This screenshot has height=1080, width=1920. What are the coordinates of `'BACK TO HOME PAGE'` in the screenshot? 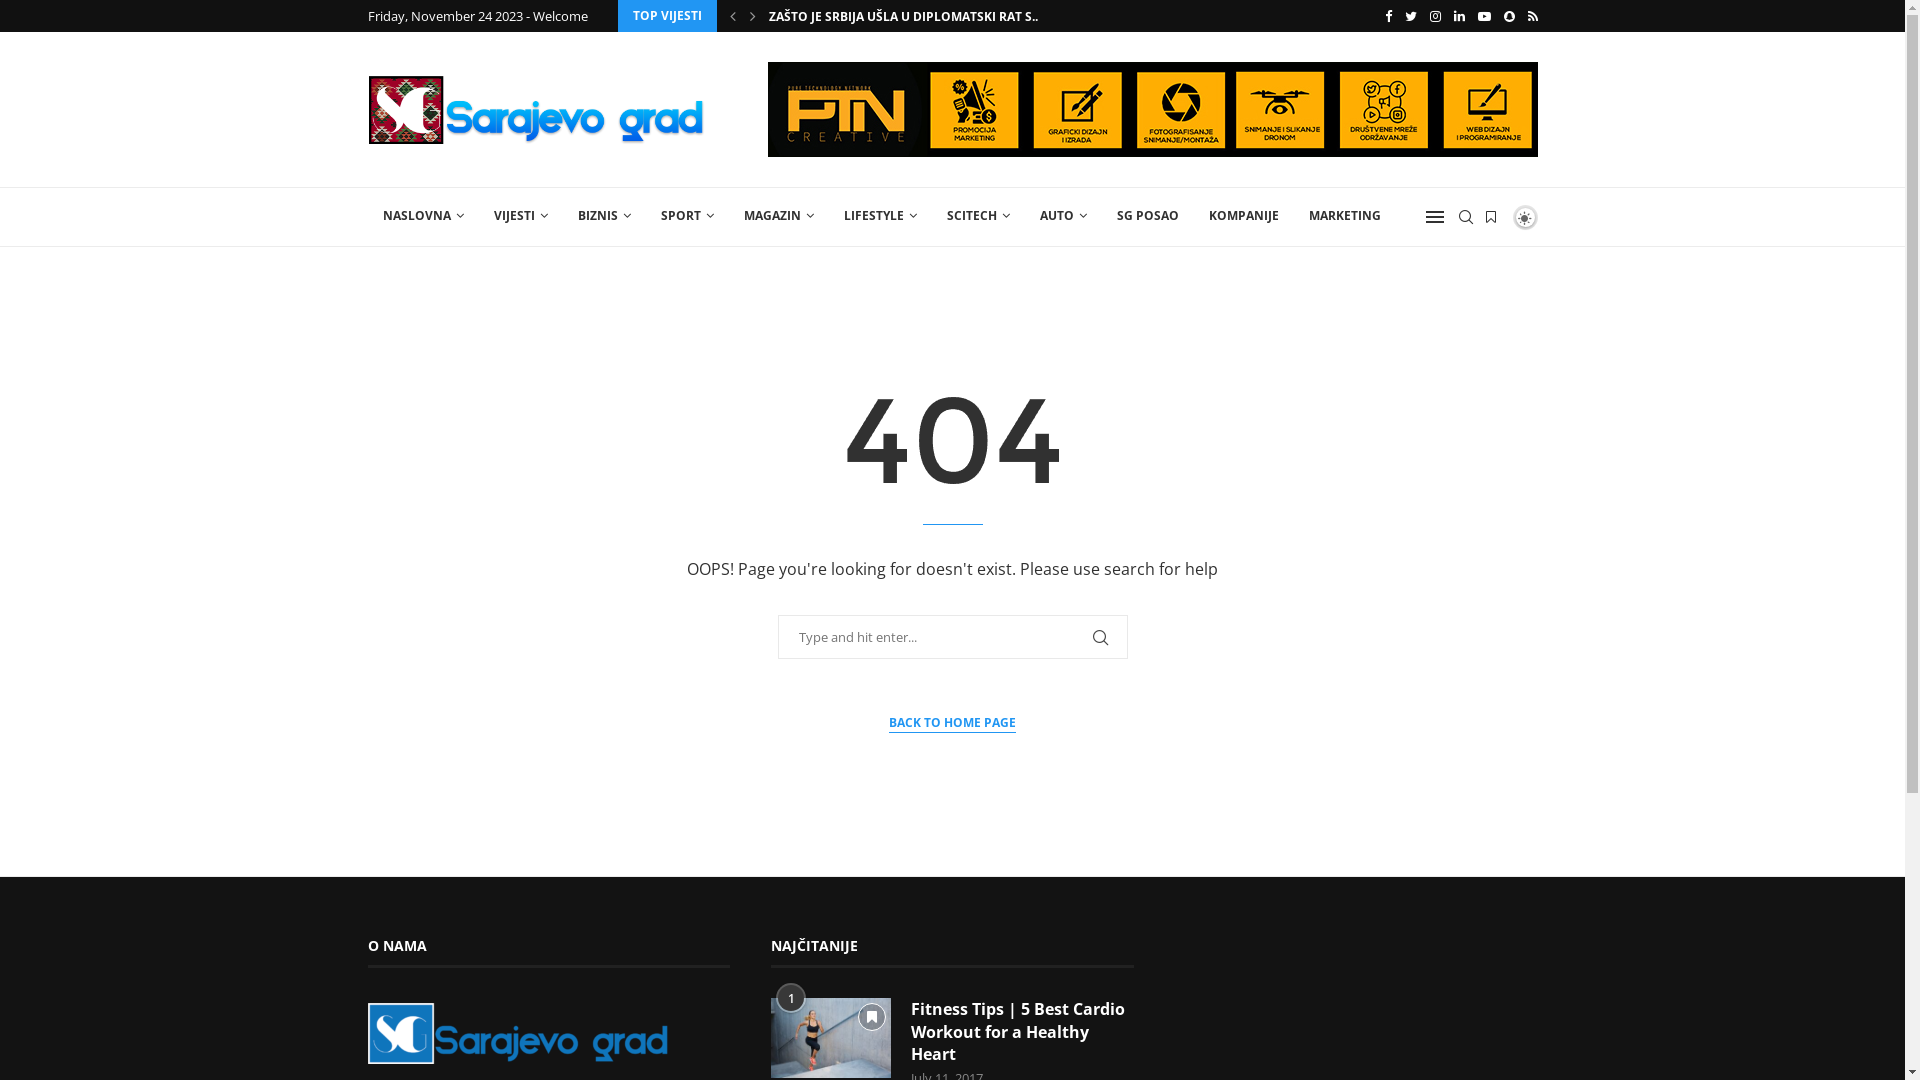 It's located at (951, 723).